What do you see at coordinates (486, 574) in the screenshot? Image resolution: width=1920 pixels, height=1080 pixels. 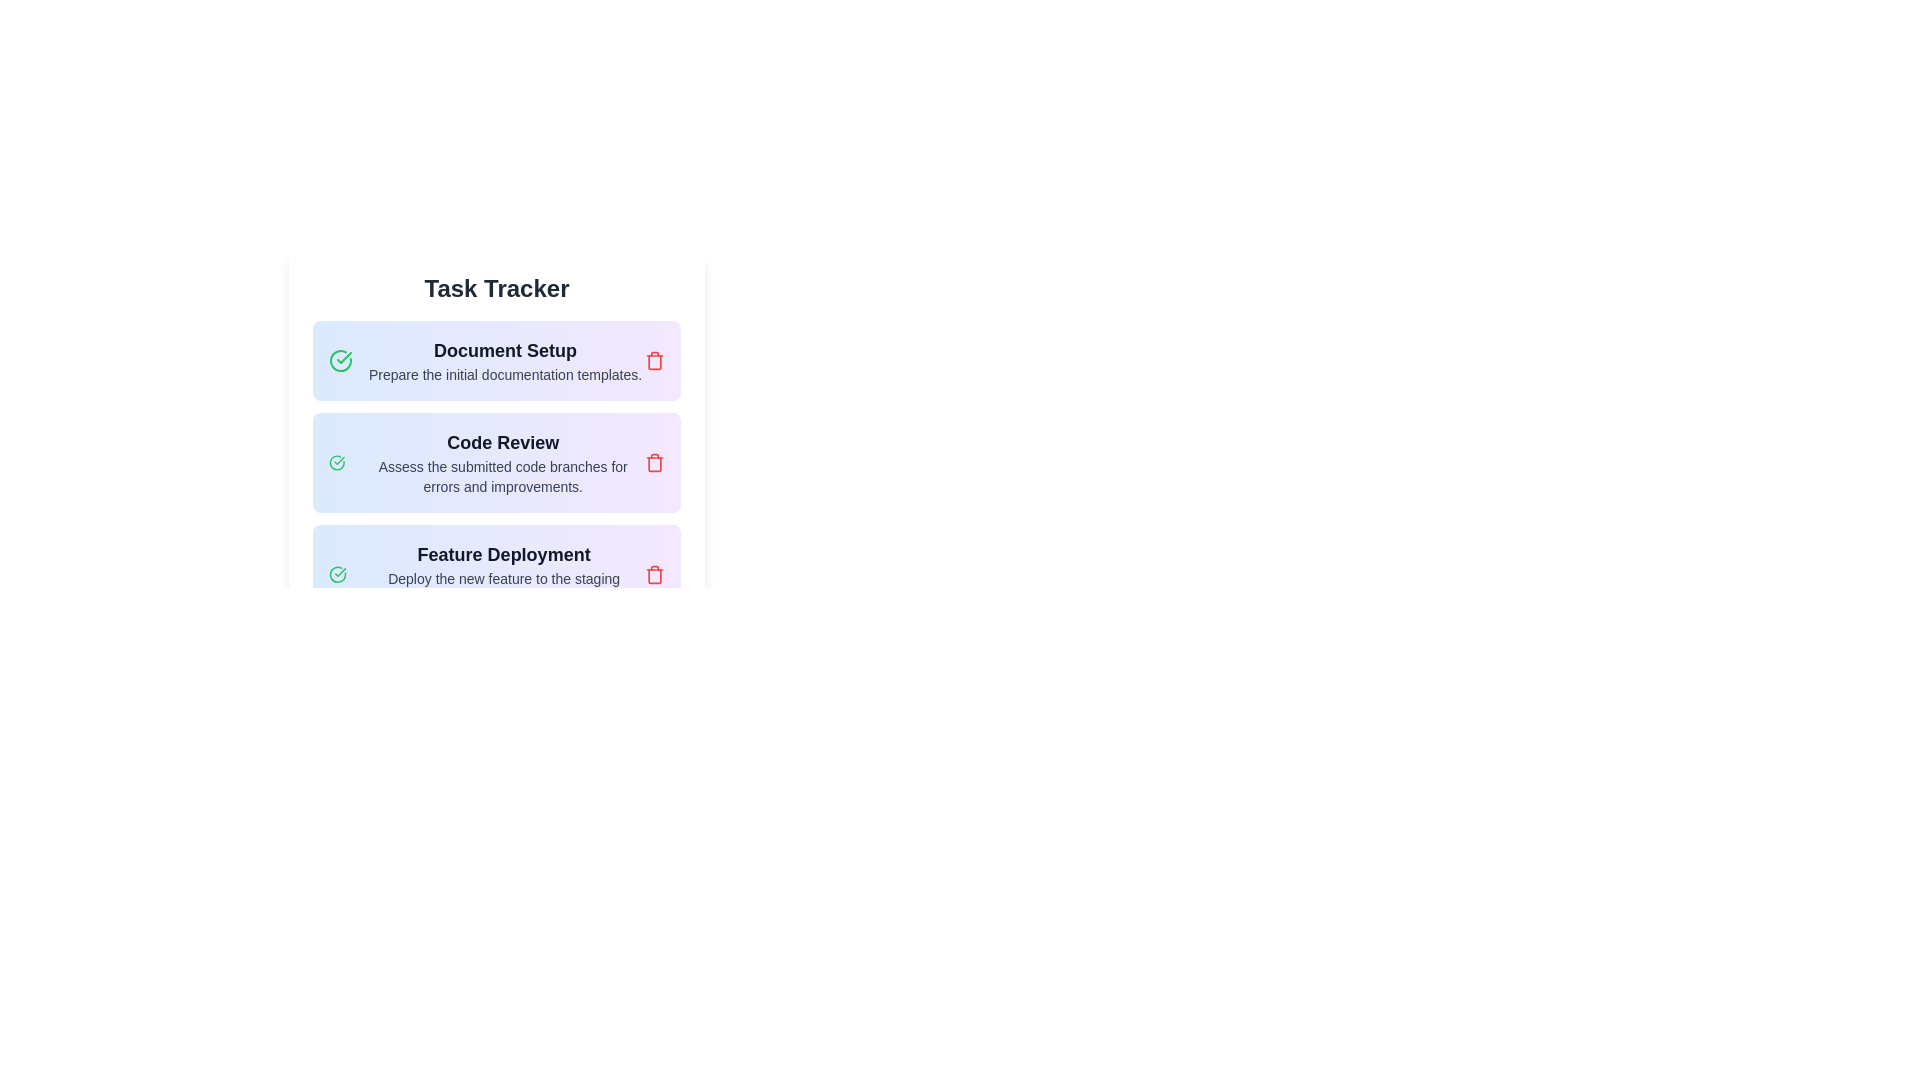 I see `the third task item in the 'Task Tracker' list, which is located below the 'Code Review' task` at bounding box center [486, 574].